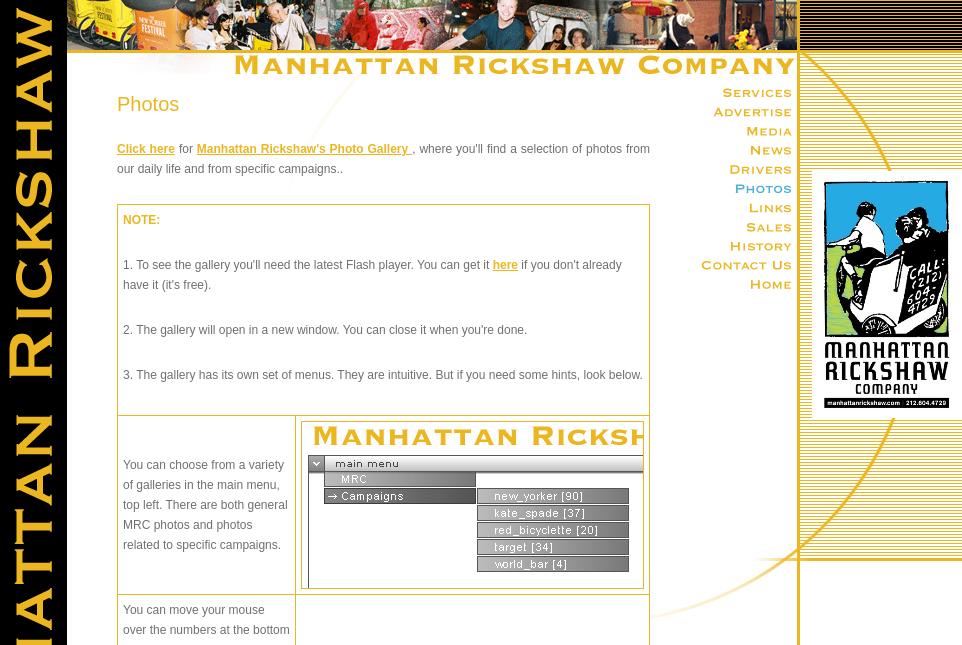 This screenshot has width=962, height=645. What do you see at coordinates (147, 102) in the screenshot?
I see `'Photos'` at bounding box center [147, 102].